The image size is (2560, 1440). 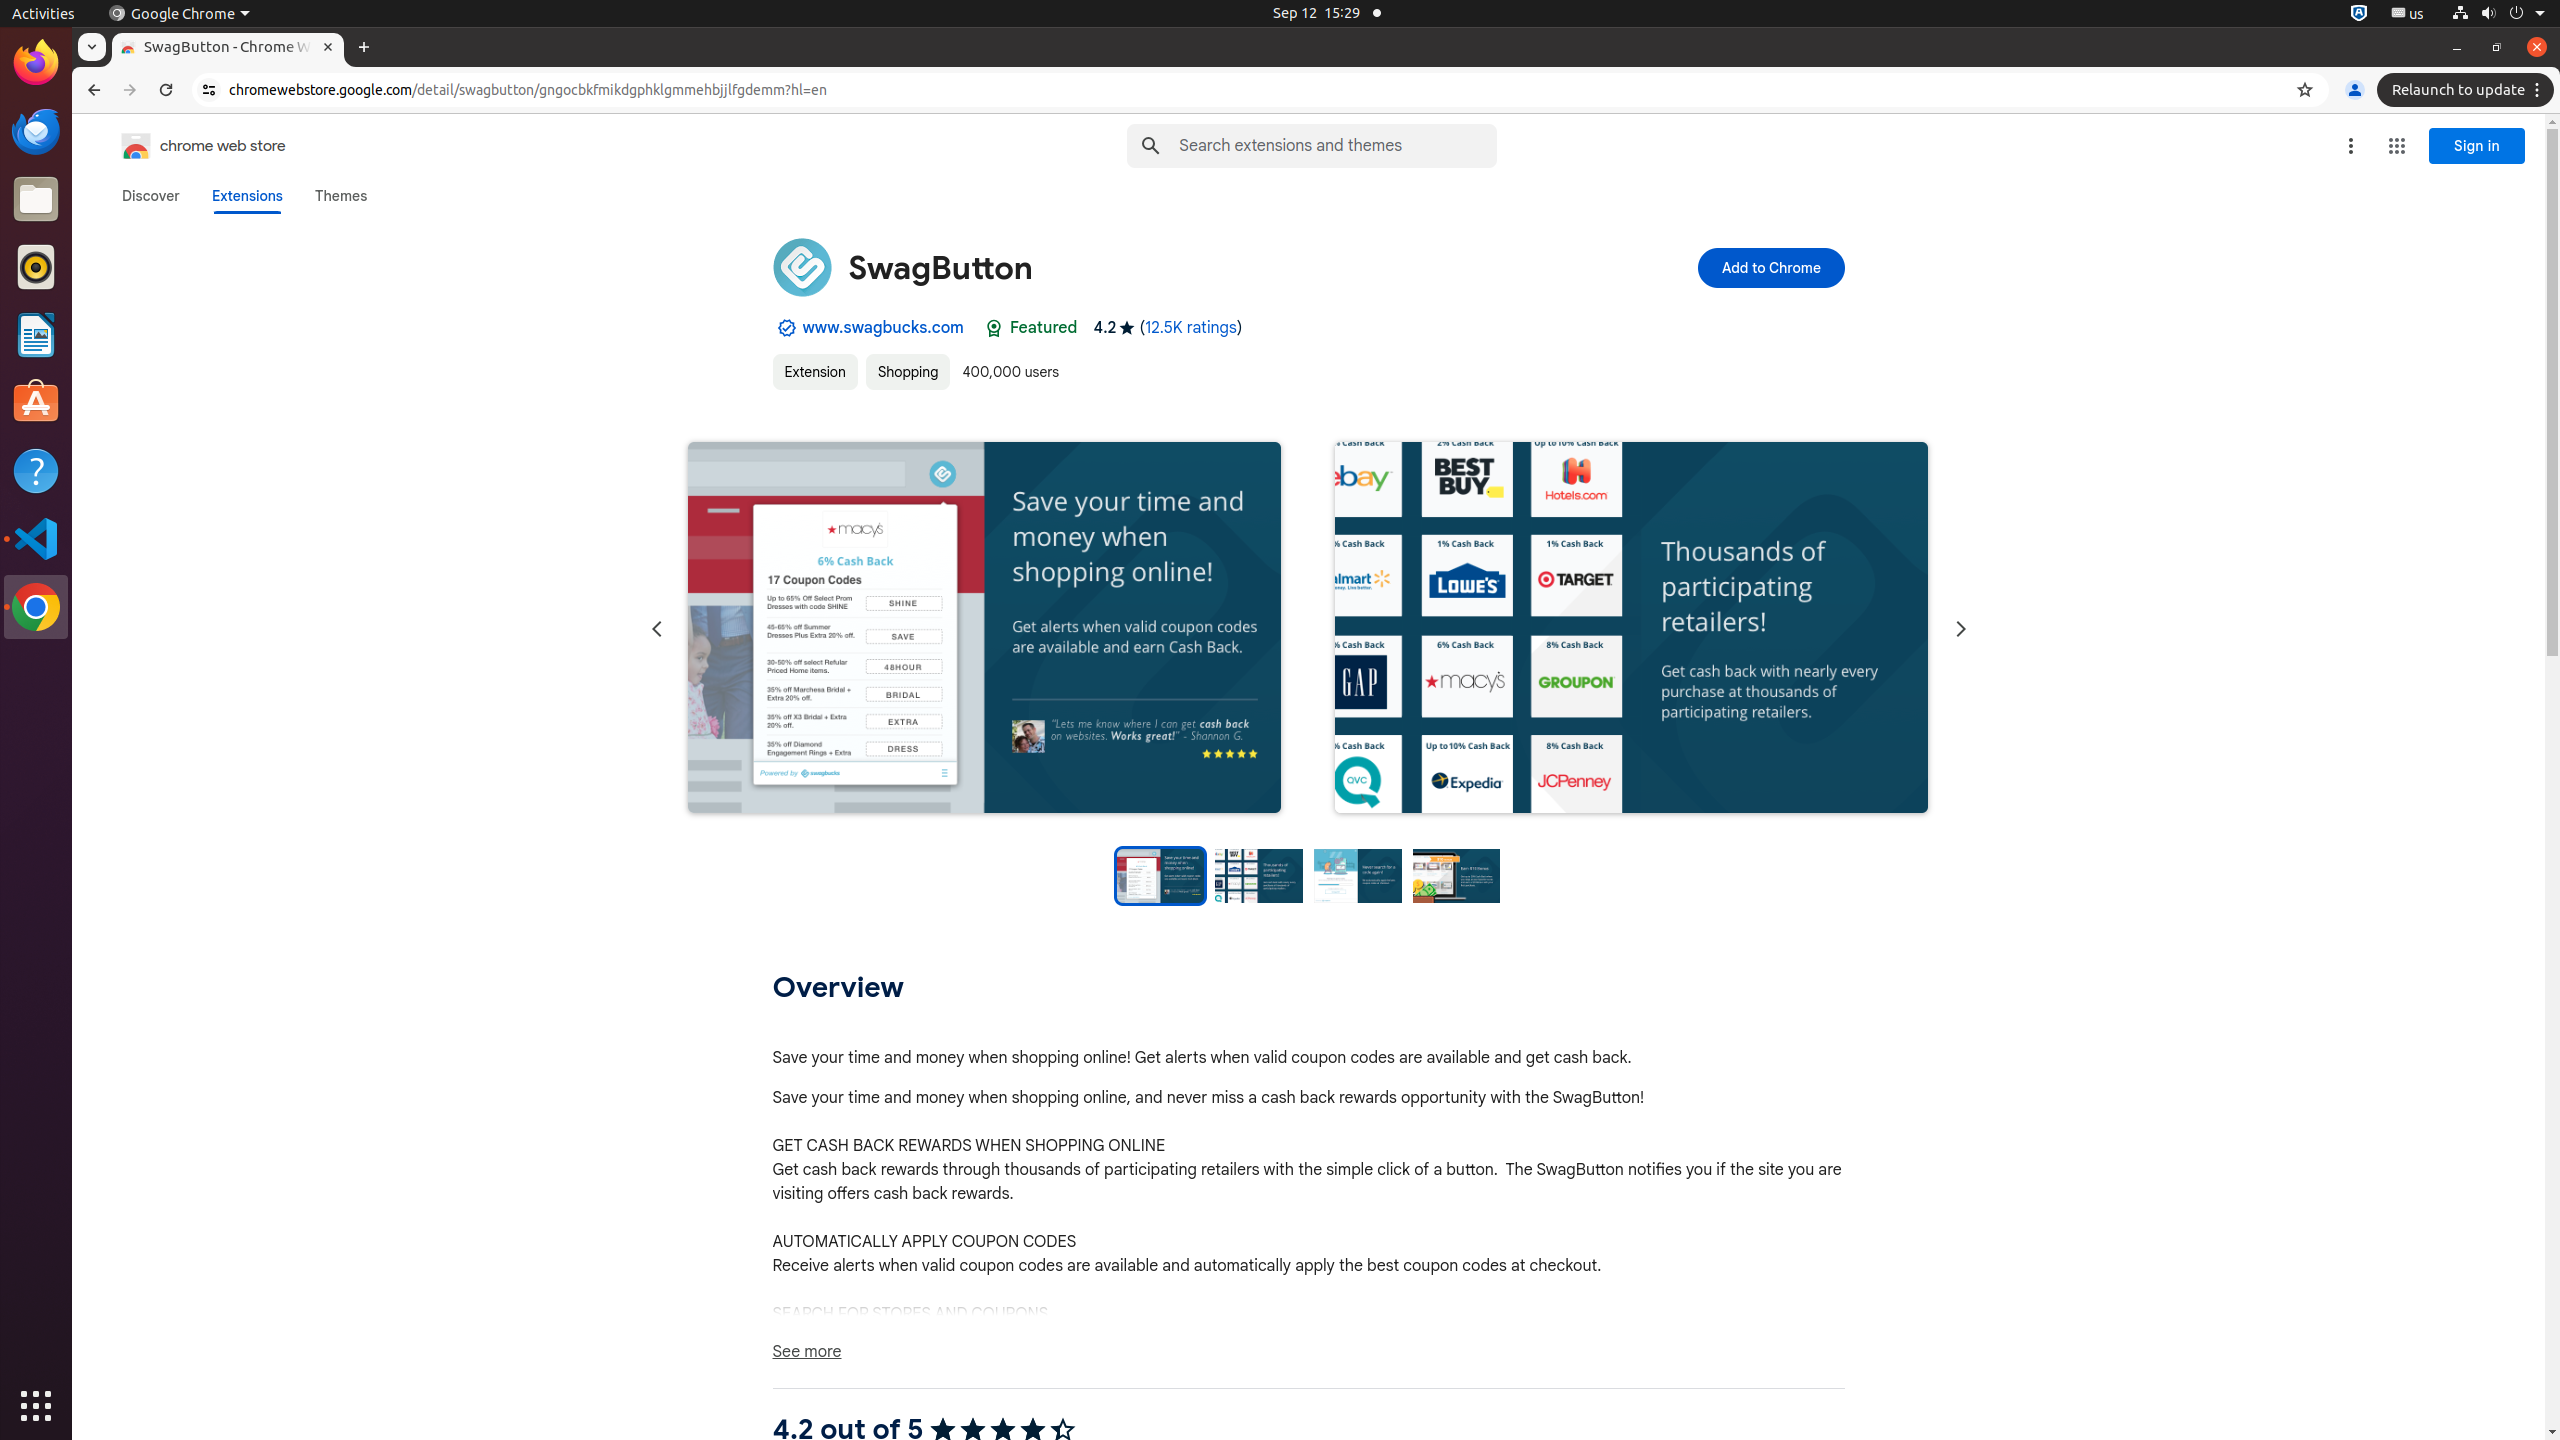 What do you see at coordinates (36, 61) in the screenshot?
I see `'Firefox Web Browser'` at bounding box center [36, 61].